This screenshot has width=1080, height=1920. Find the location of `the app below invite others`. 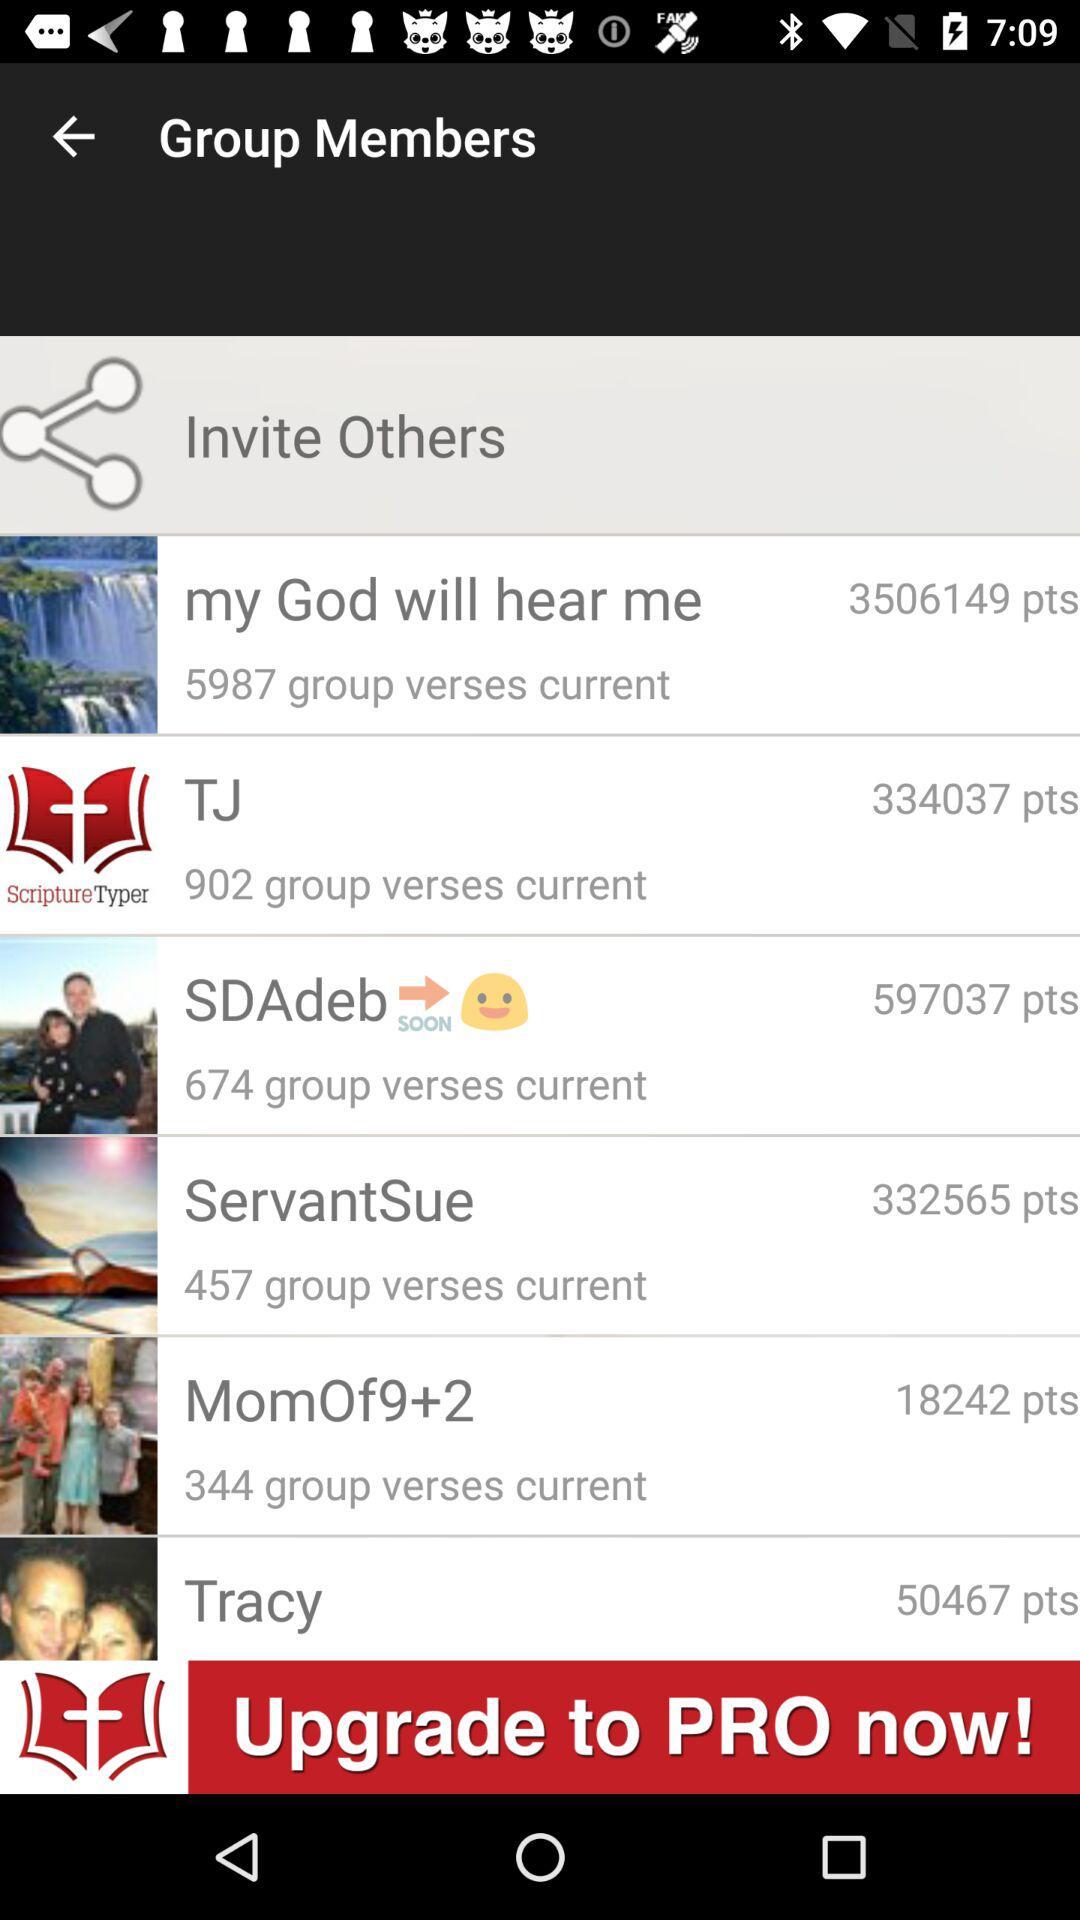

the app below invite others is located at coordinates (963, 595).